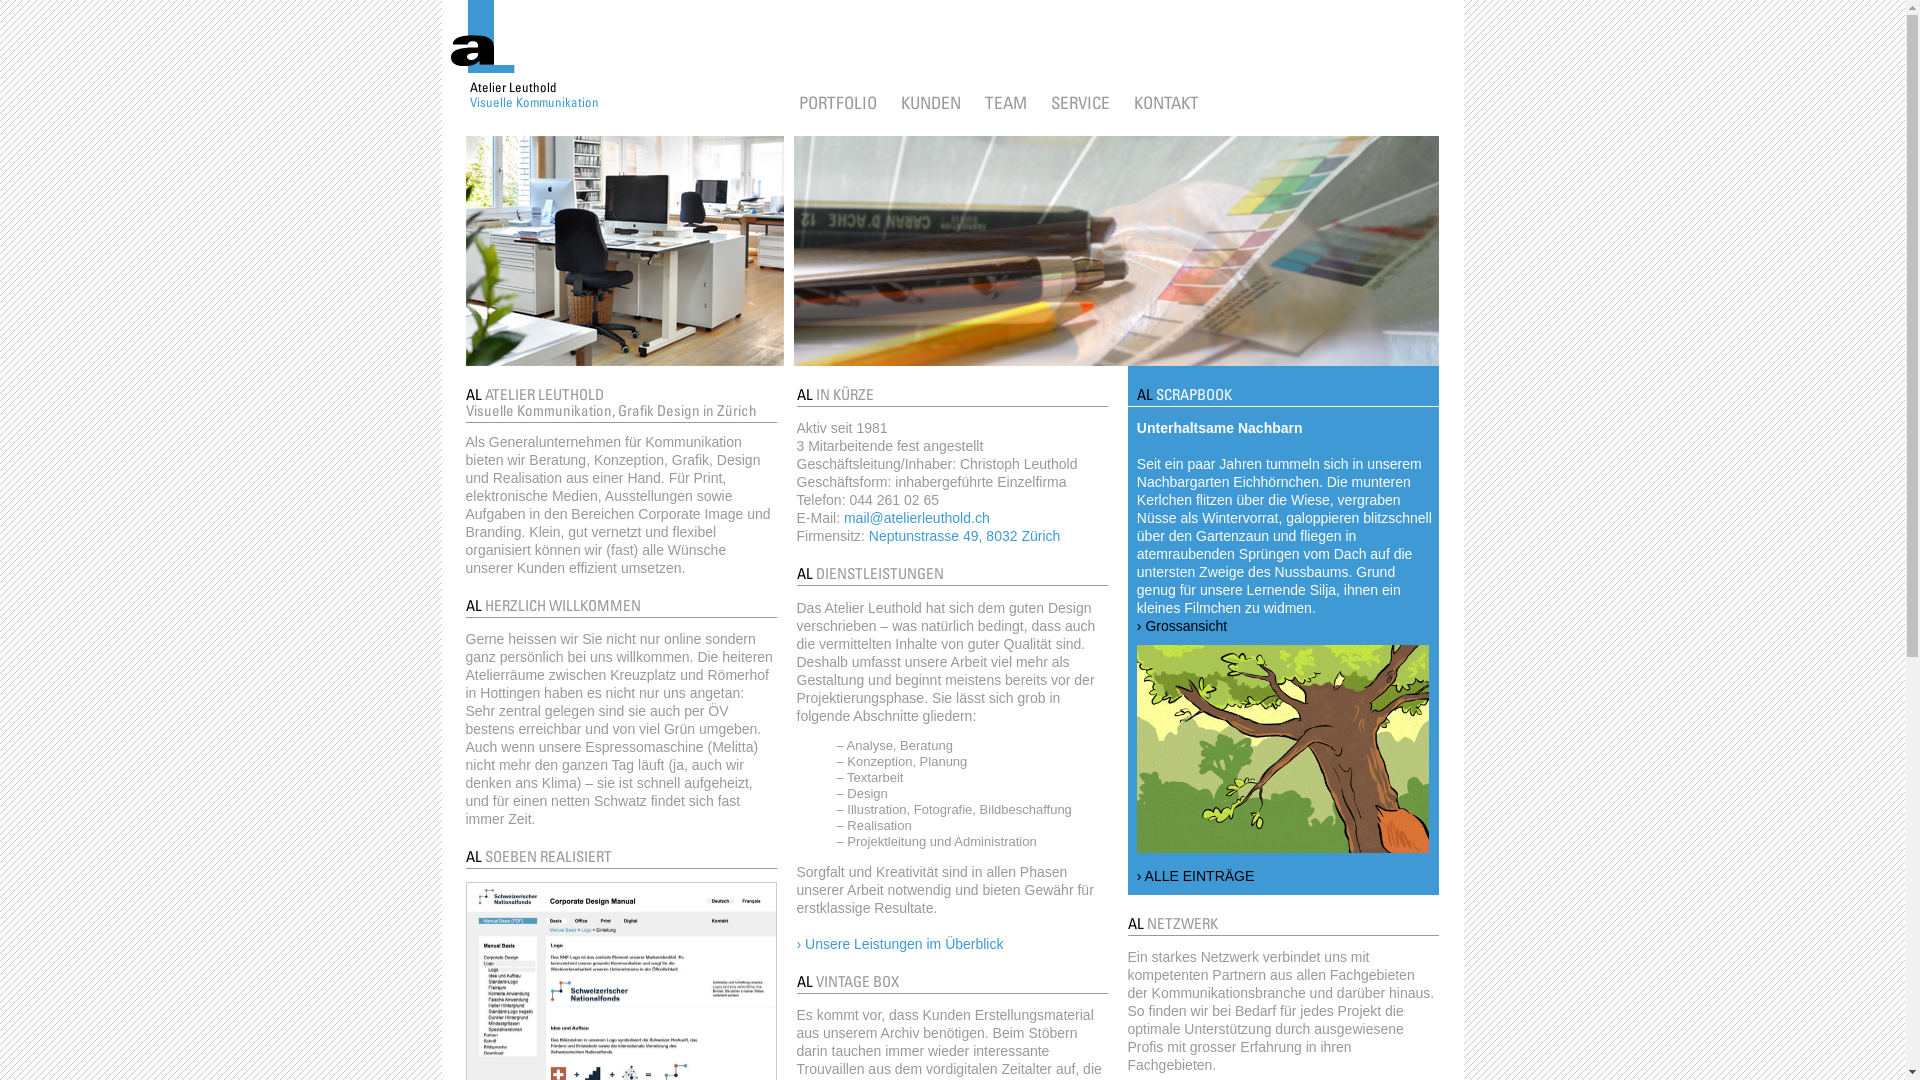  I want to click on 'KONTAKT', so click(1166, 102).